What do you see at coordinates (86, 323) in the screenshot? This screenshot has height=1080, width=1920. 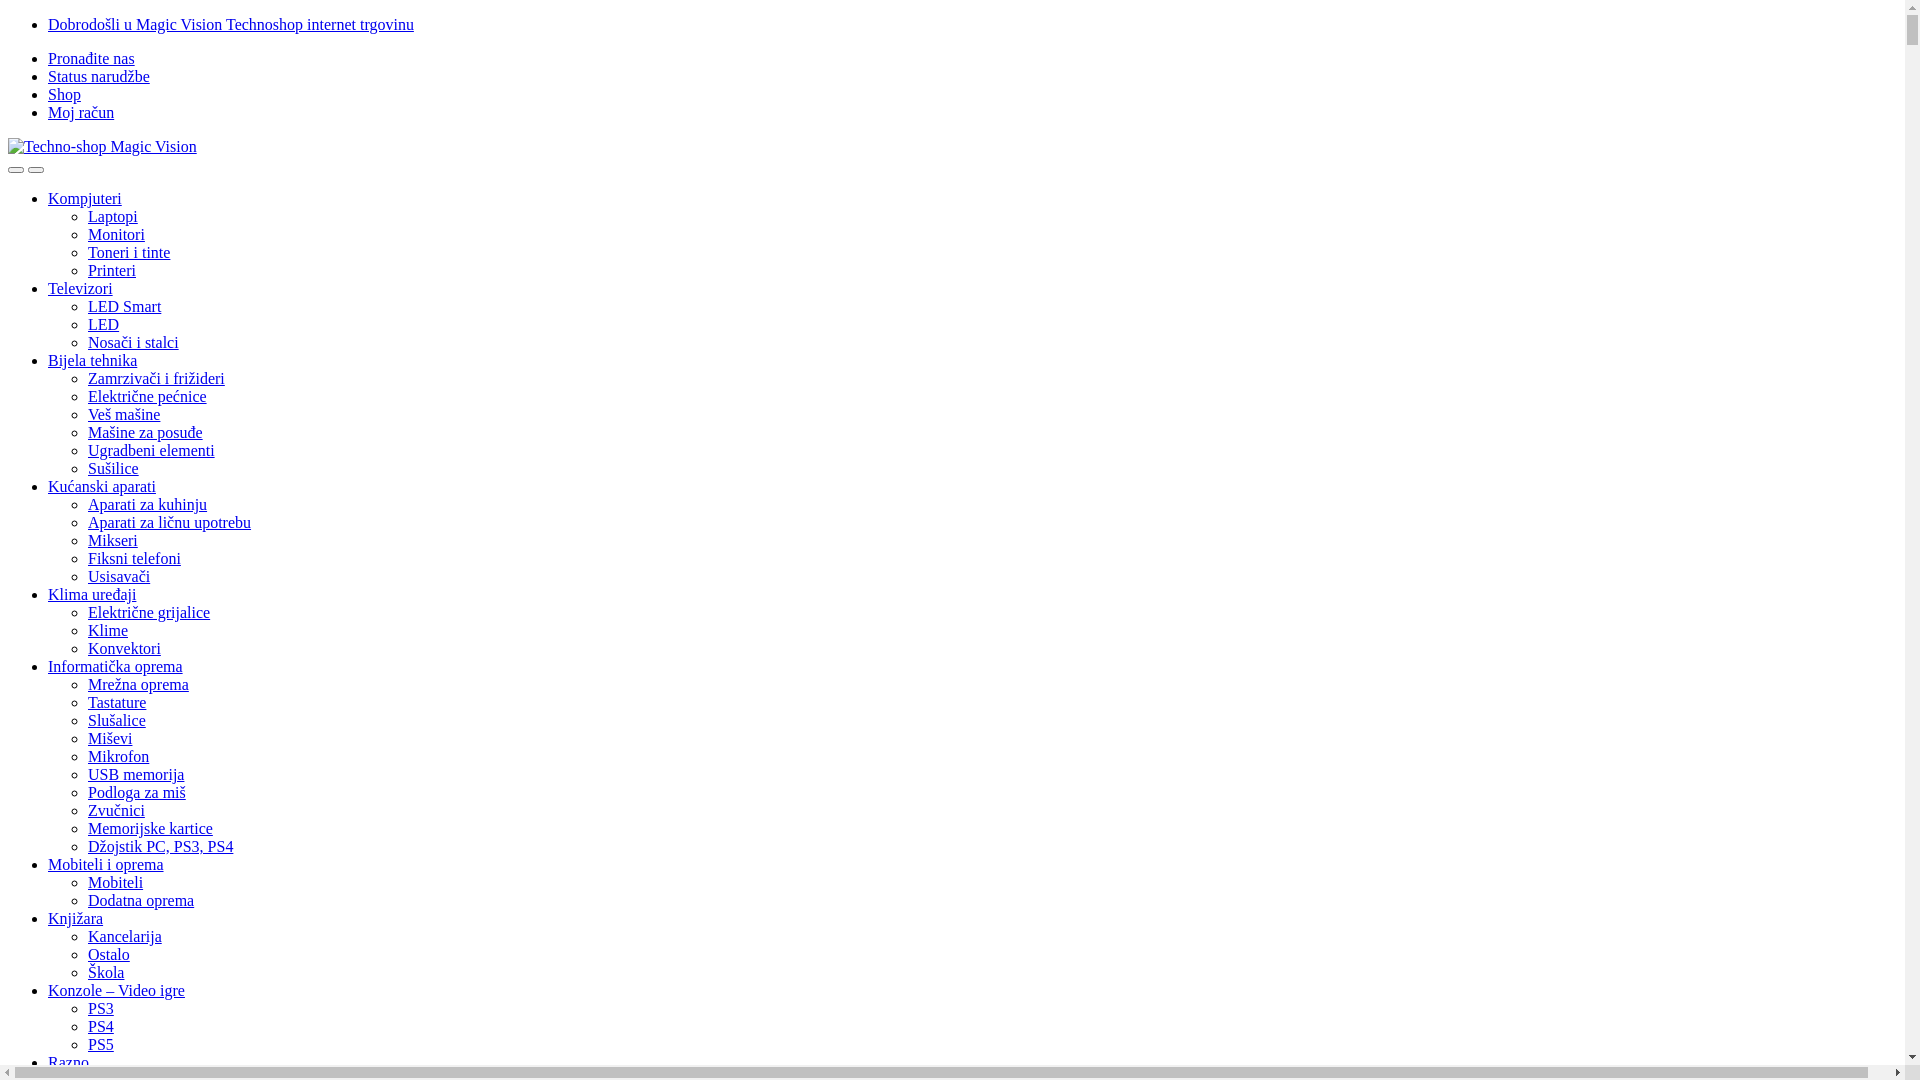 I see `'LED'` at bounding box center [86, 323].